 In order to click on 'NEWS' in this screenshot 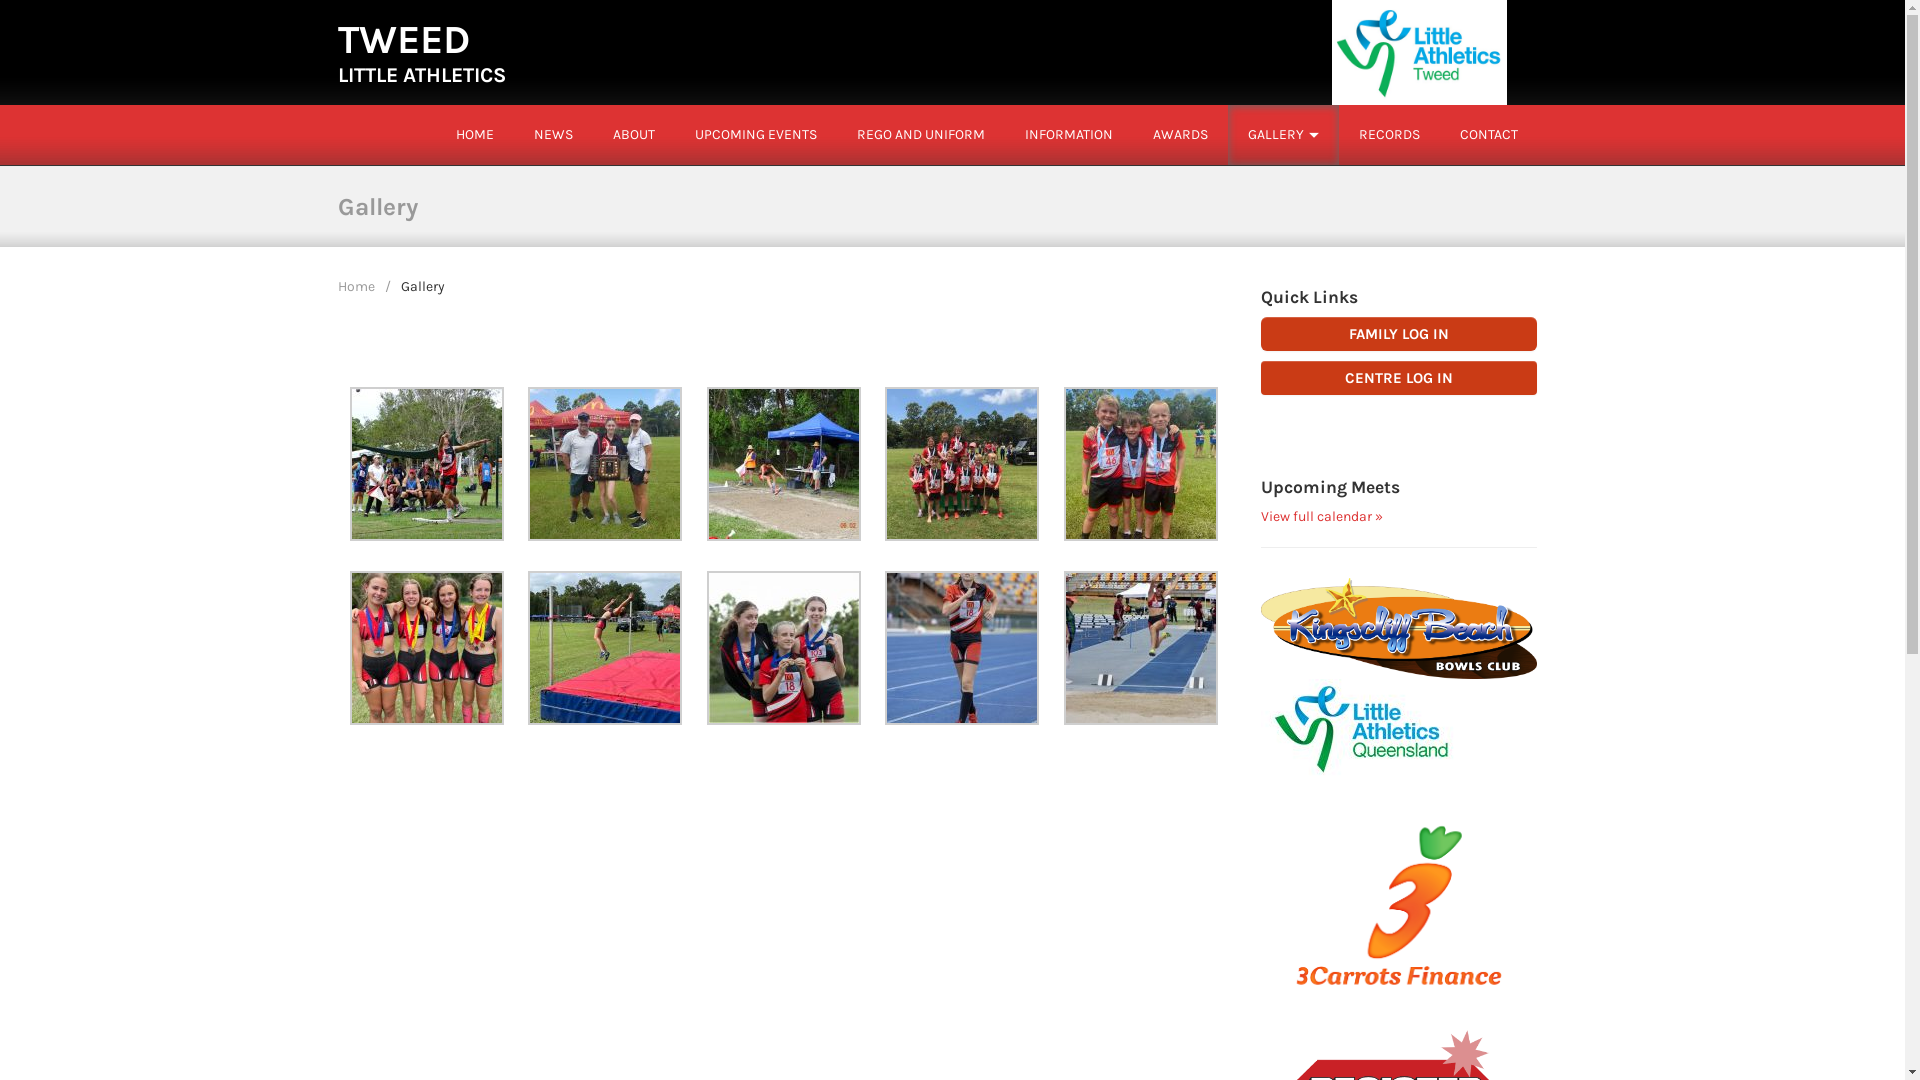, I will do `click(553, 134)`.